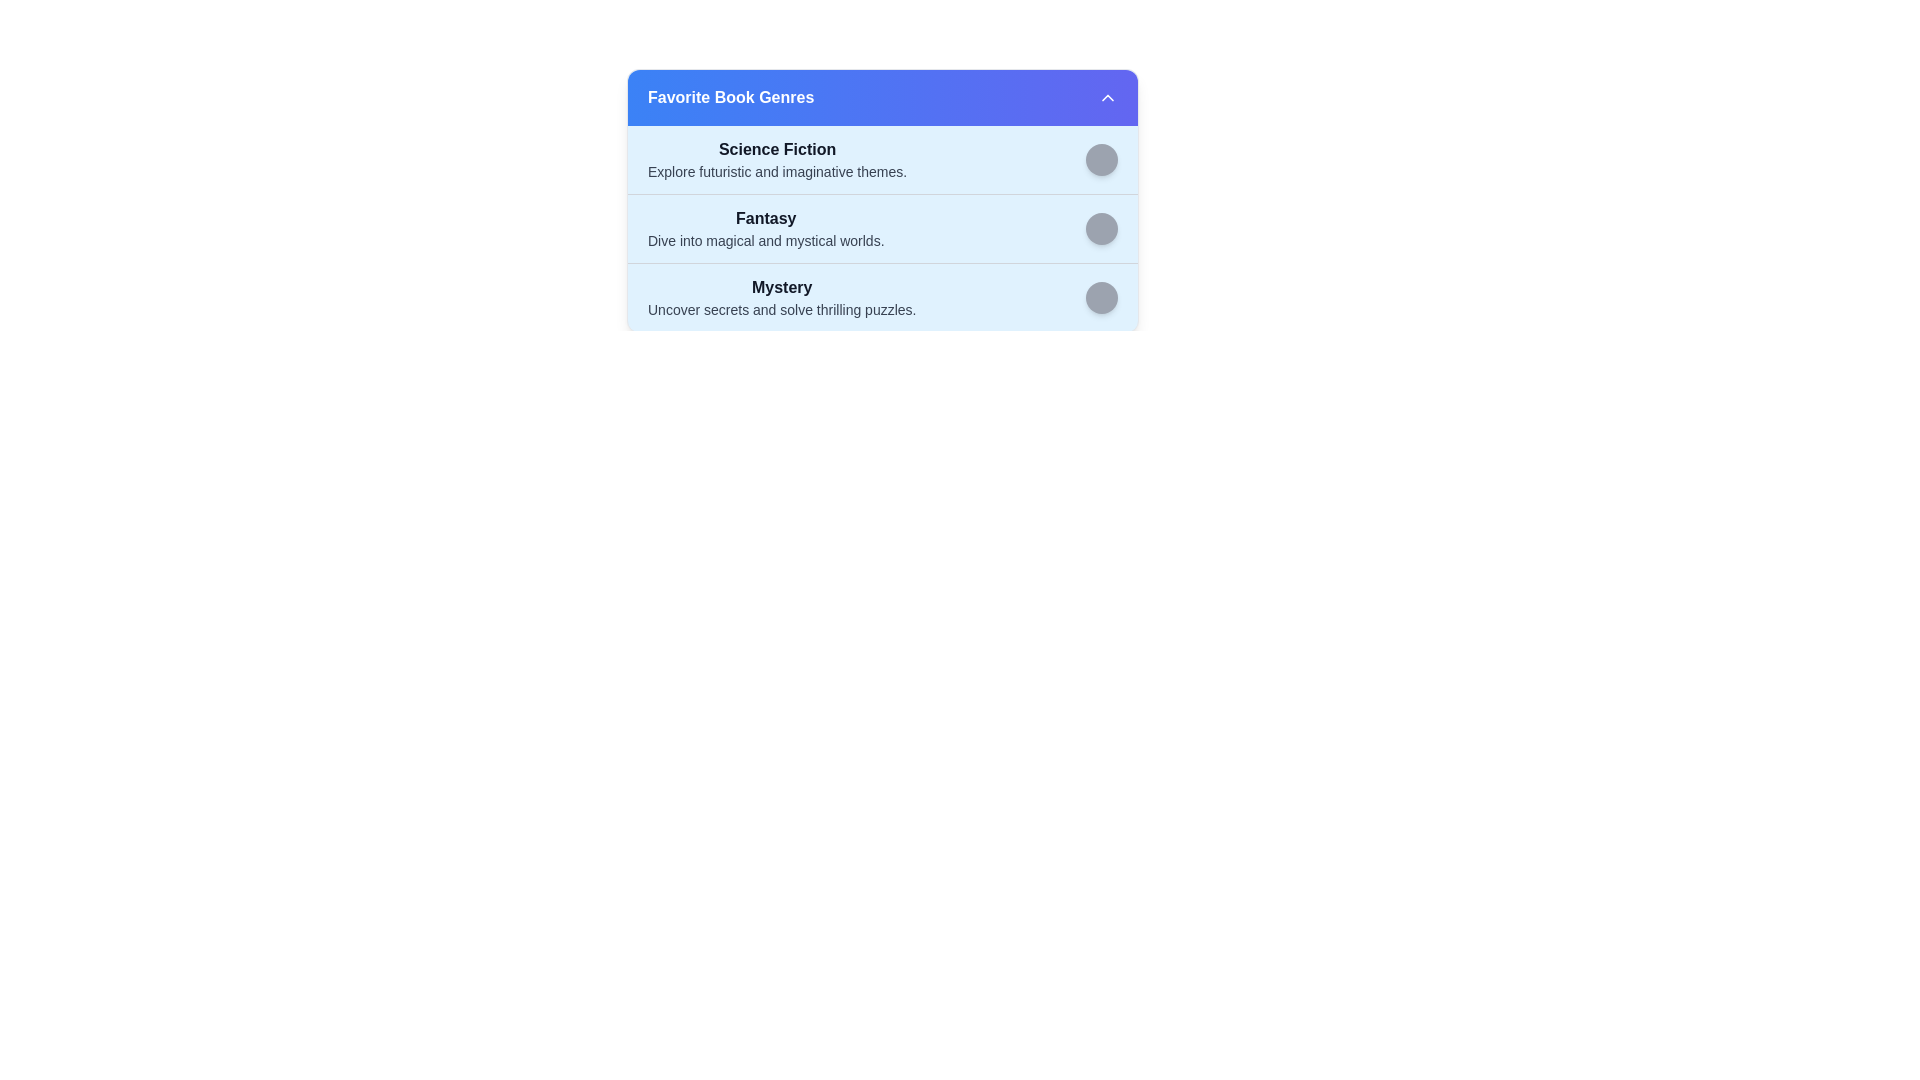  I want to click on descriptive text located below the 'Fantasy' title in the list of favorite book genres, which provides additional context about the genre, so click(765, 239).